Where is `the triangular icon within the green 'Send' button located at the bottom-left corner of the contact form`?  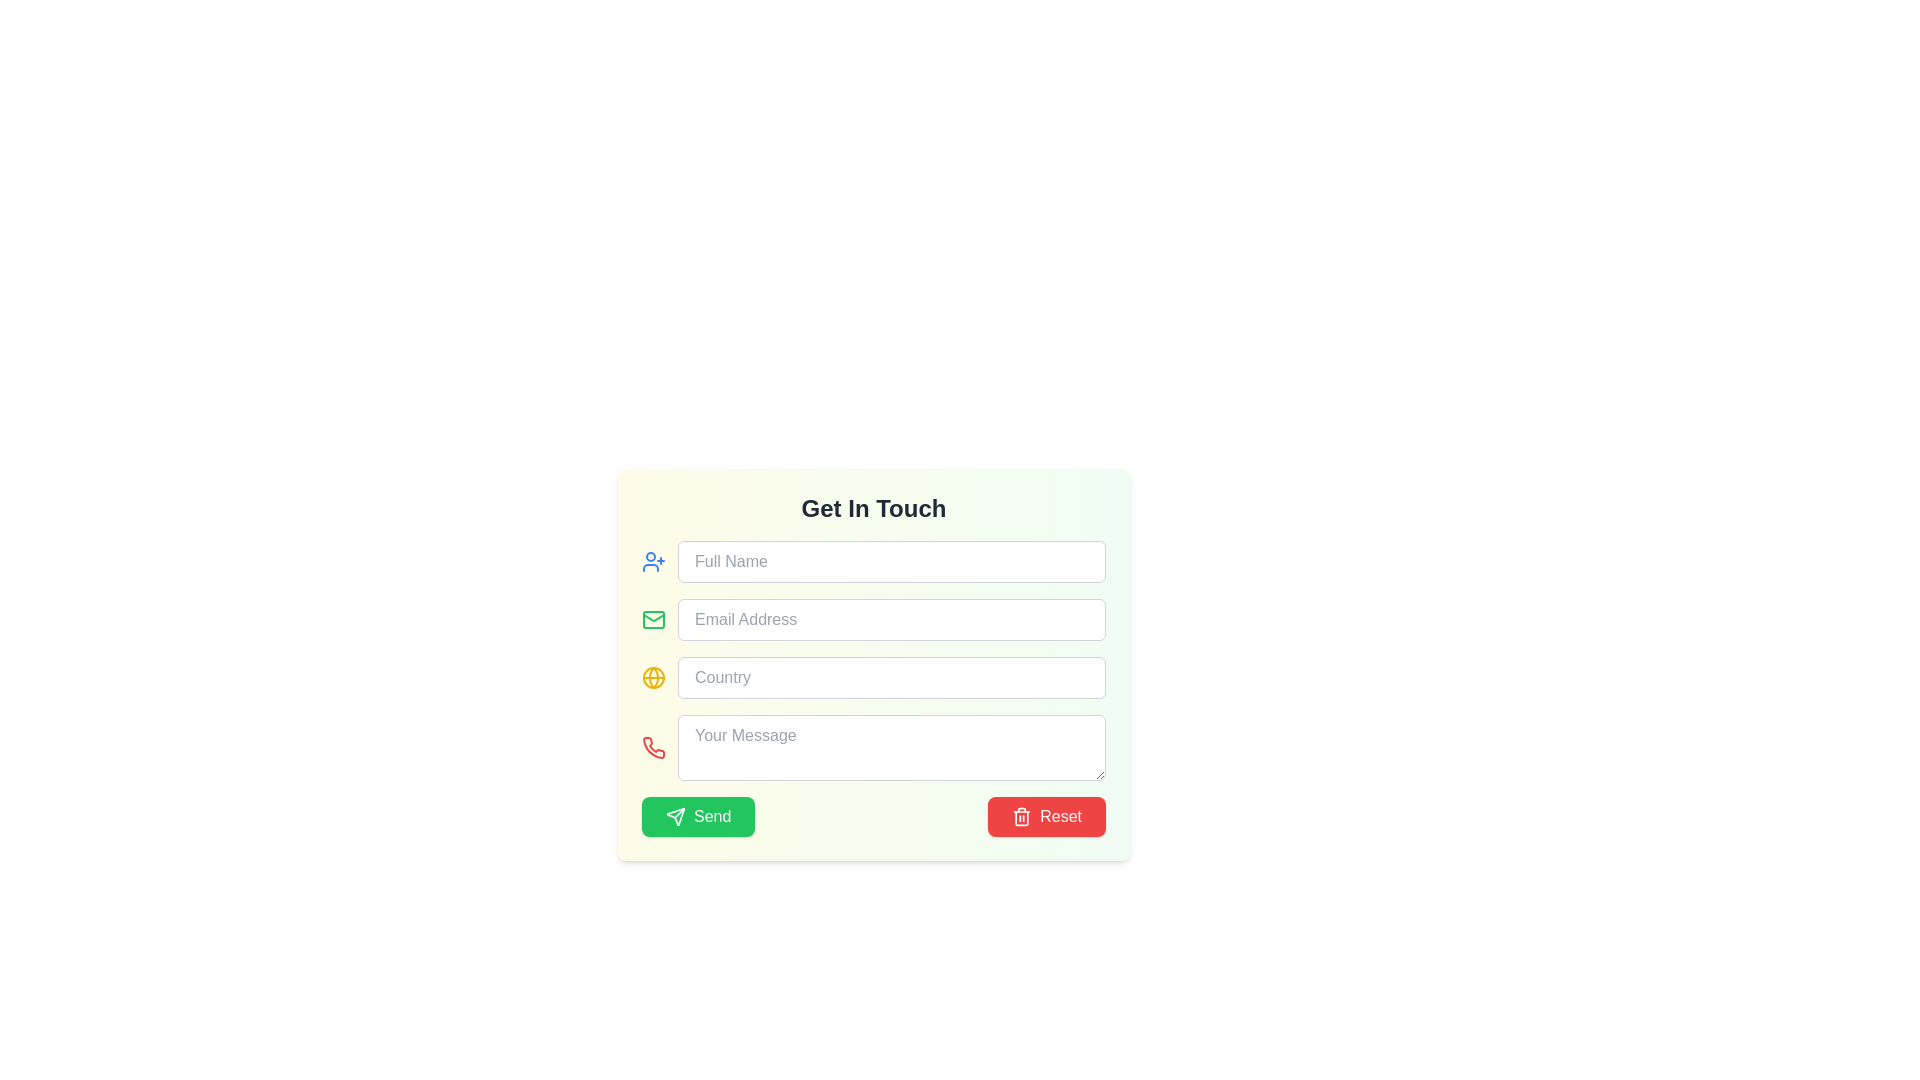
the triangular icon within the green 'Send' button located at the bottom-left corner of the contact form is located at coordinates (676, 817).